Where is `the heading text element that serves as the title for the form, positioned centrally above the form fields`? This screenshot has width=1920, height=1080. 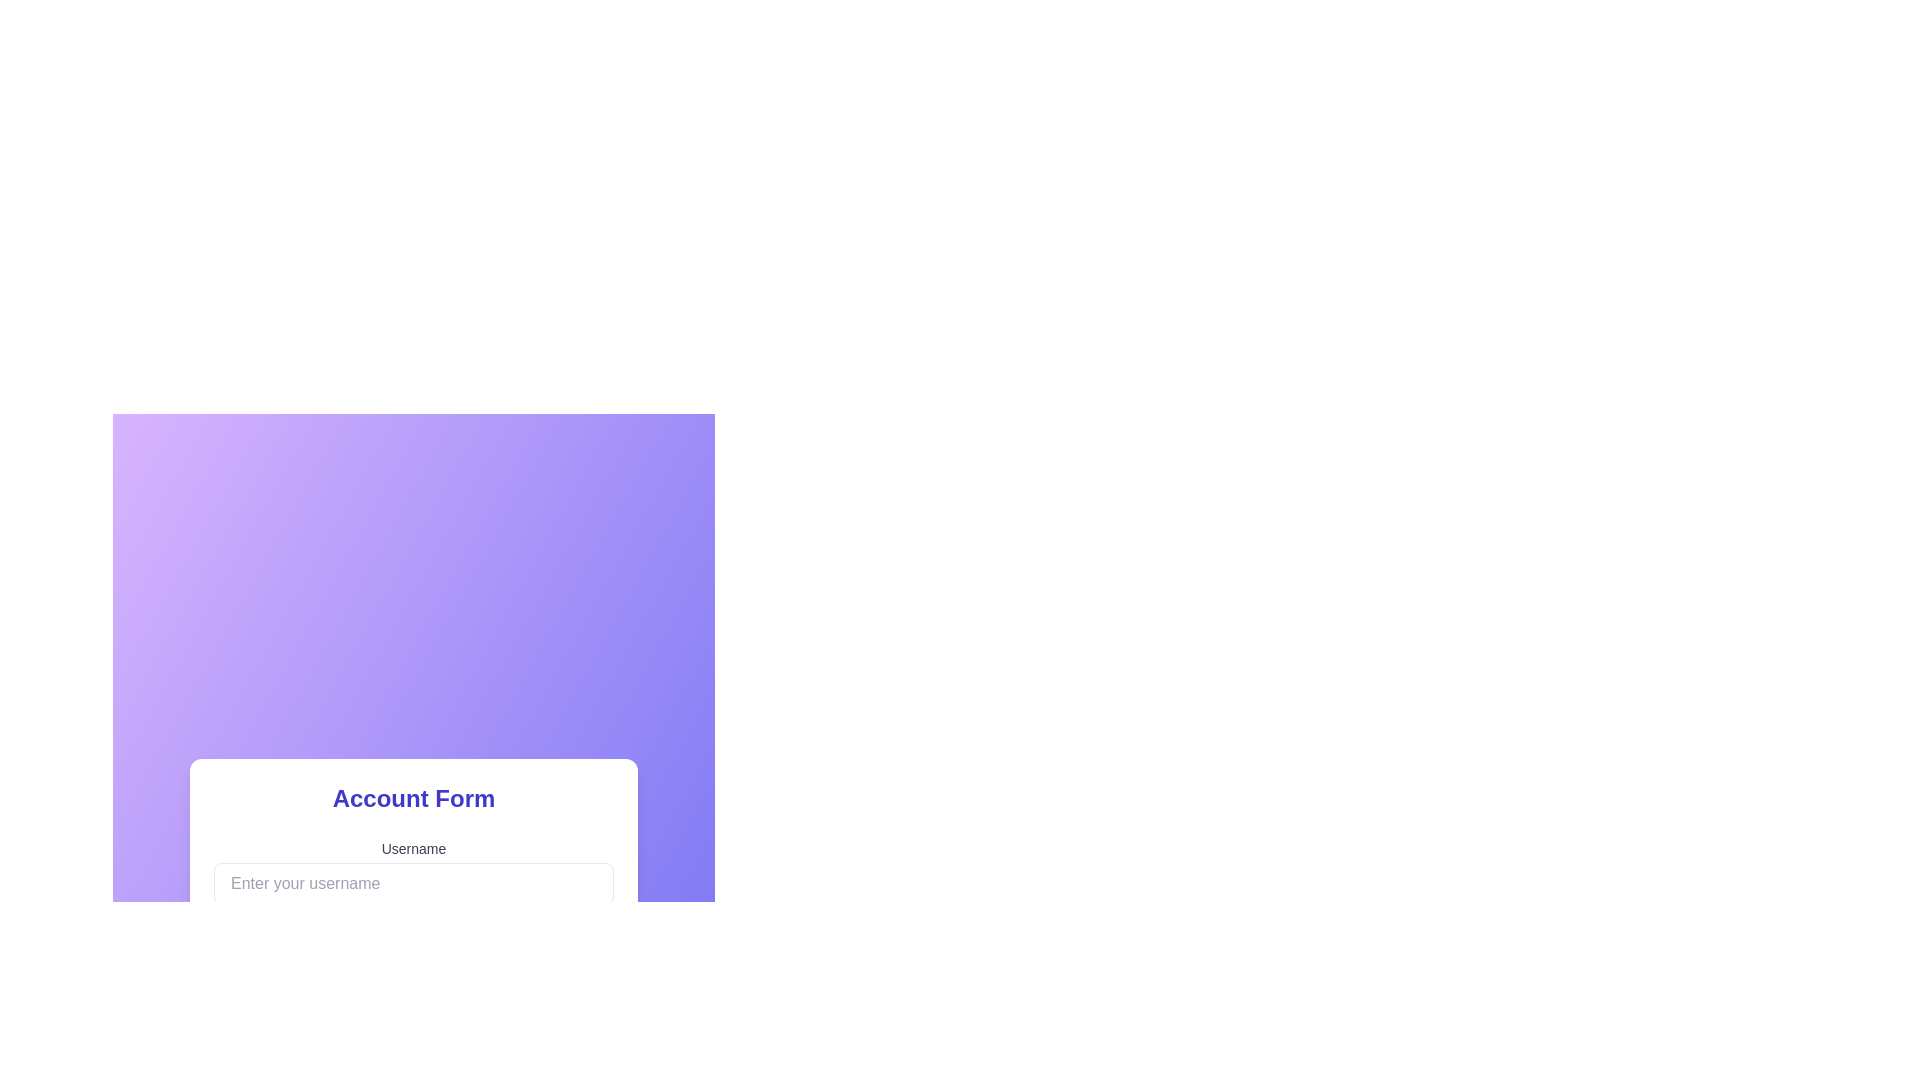 the heading text element that serves as the title for the form, positioned centrally above the form fields is located at coordinates (412, 797).